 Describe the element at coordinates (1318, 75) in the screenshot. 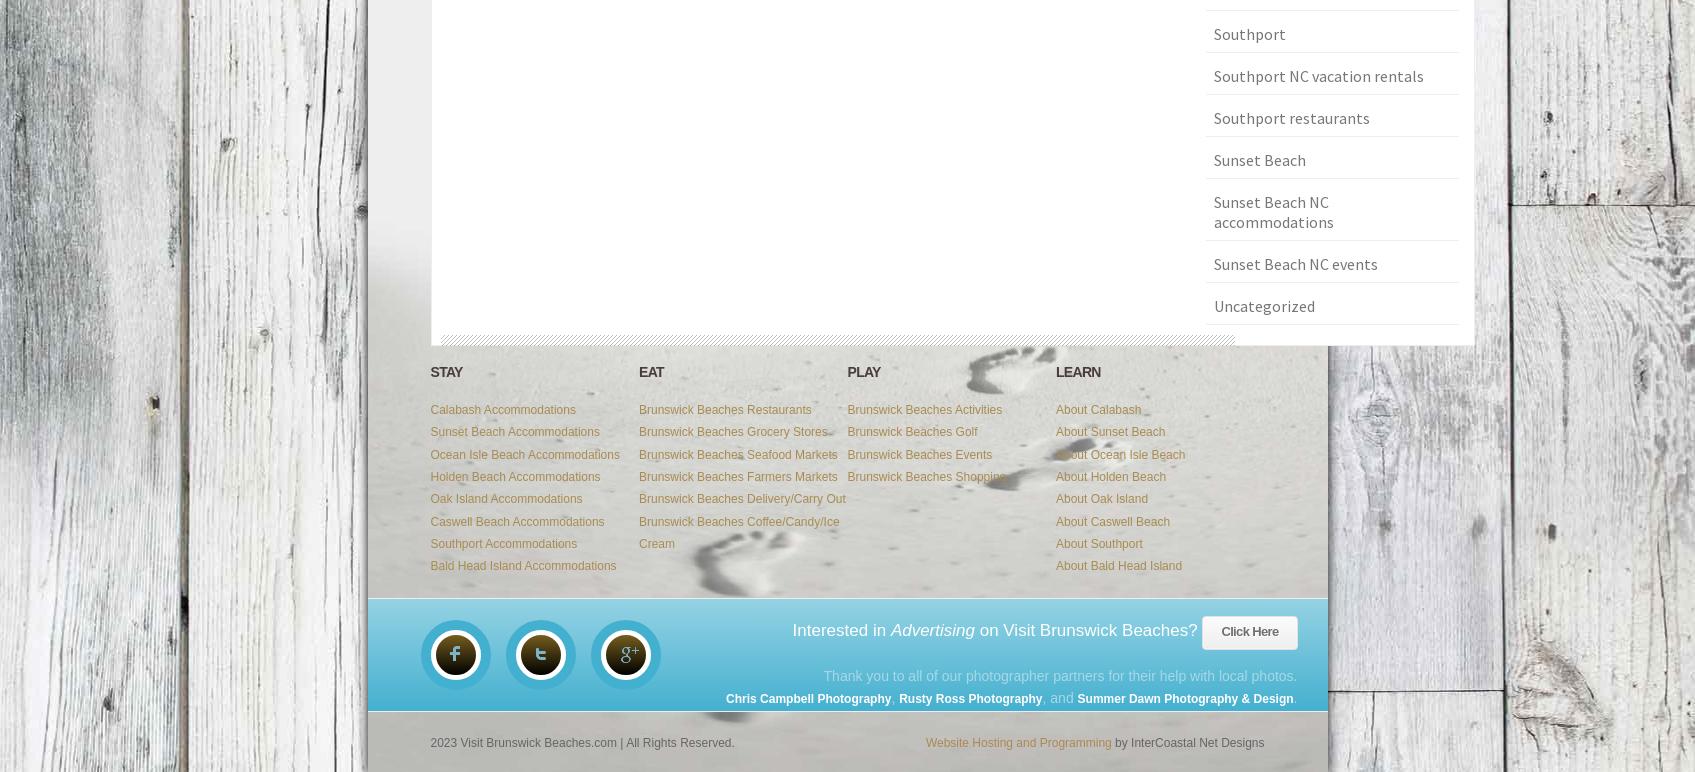

I see `'Southport NC vacation rentals'` at that location.